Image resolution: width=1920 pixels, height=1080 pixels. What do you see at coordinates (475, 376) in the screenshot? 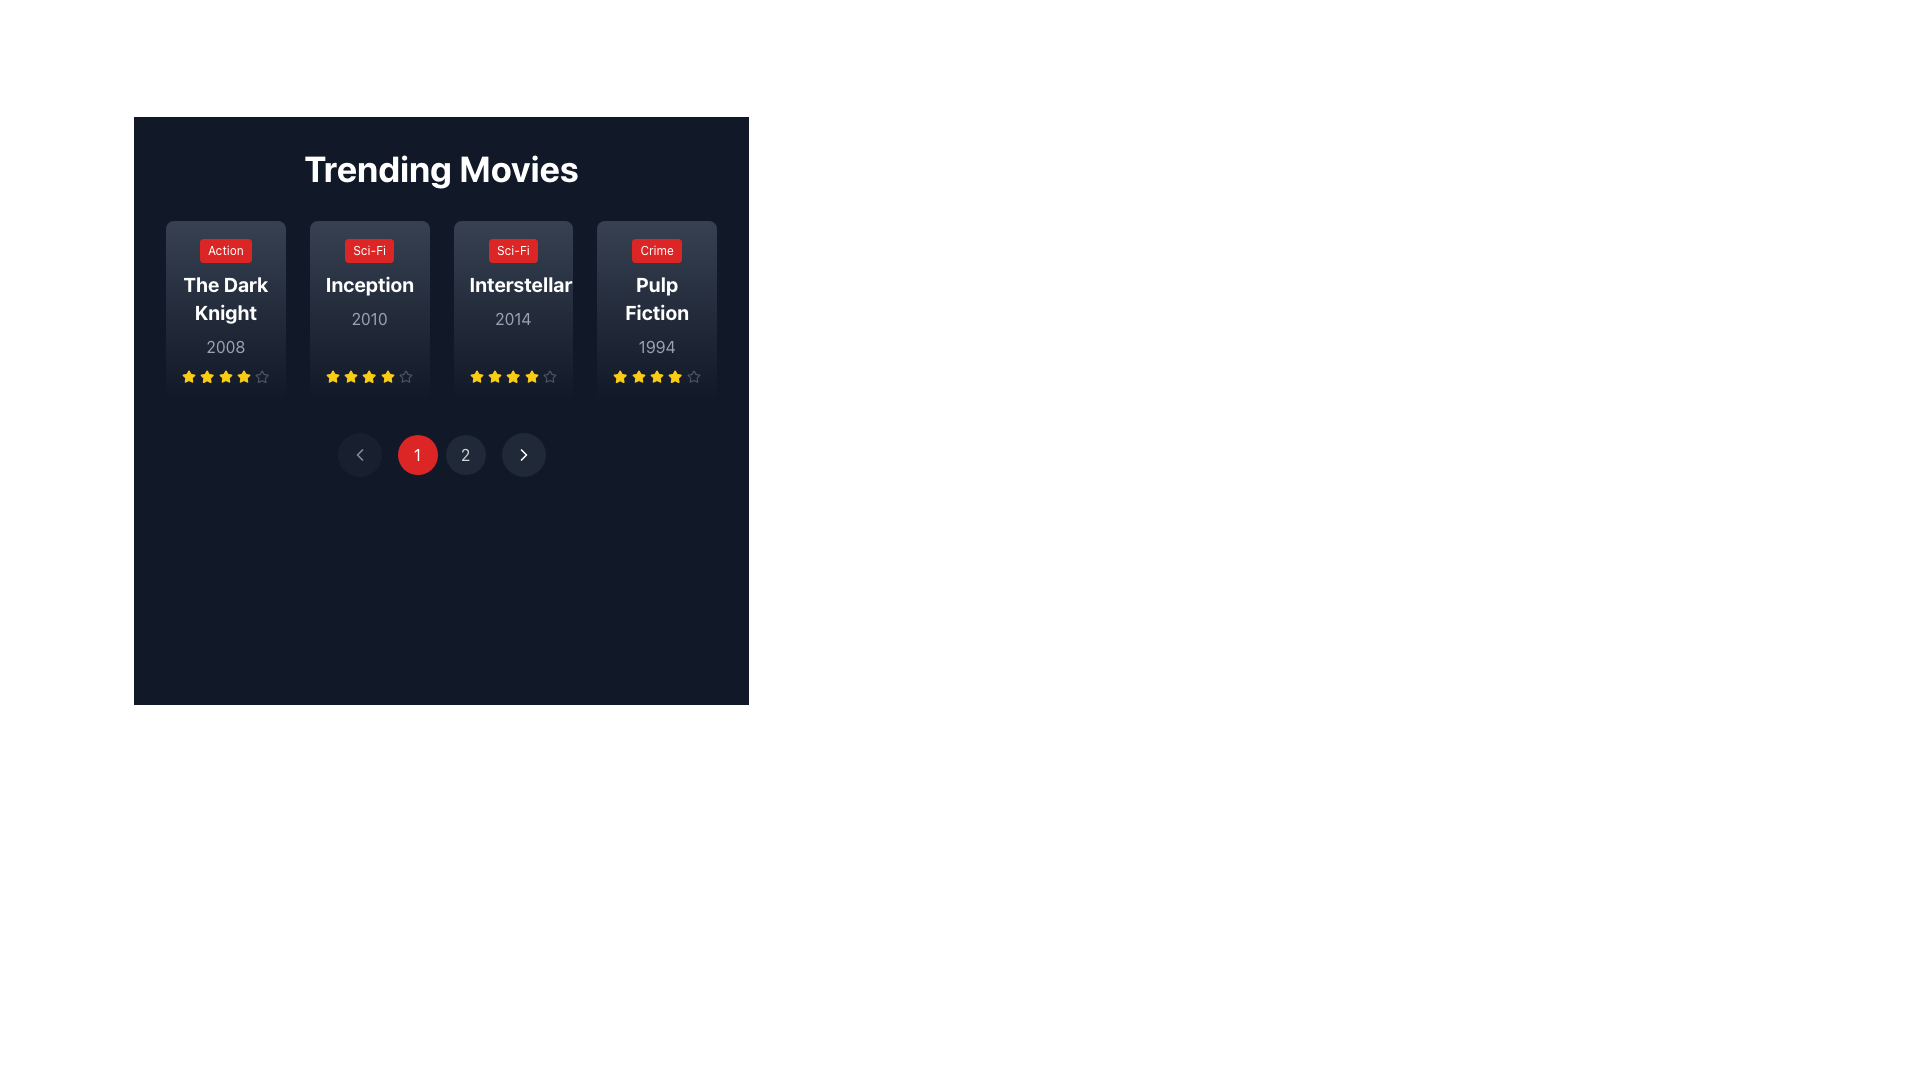
I see `the first star icon representing the rating system for the movie 'Interstellar' in the third card of the 'Trending Movies' section` at bounding box center [475, 376].